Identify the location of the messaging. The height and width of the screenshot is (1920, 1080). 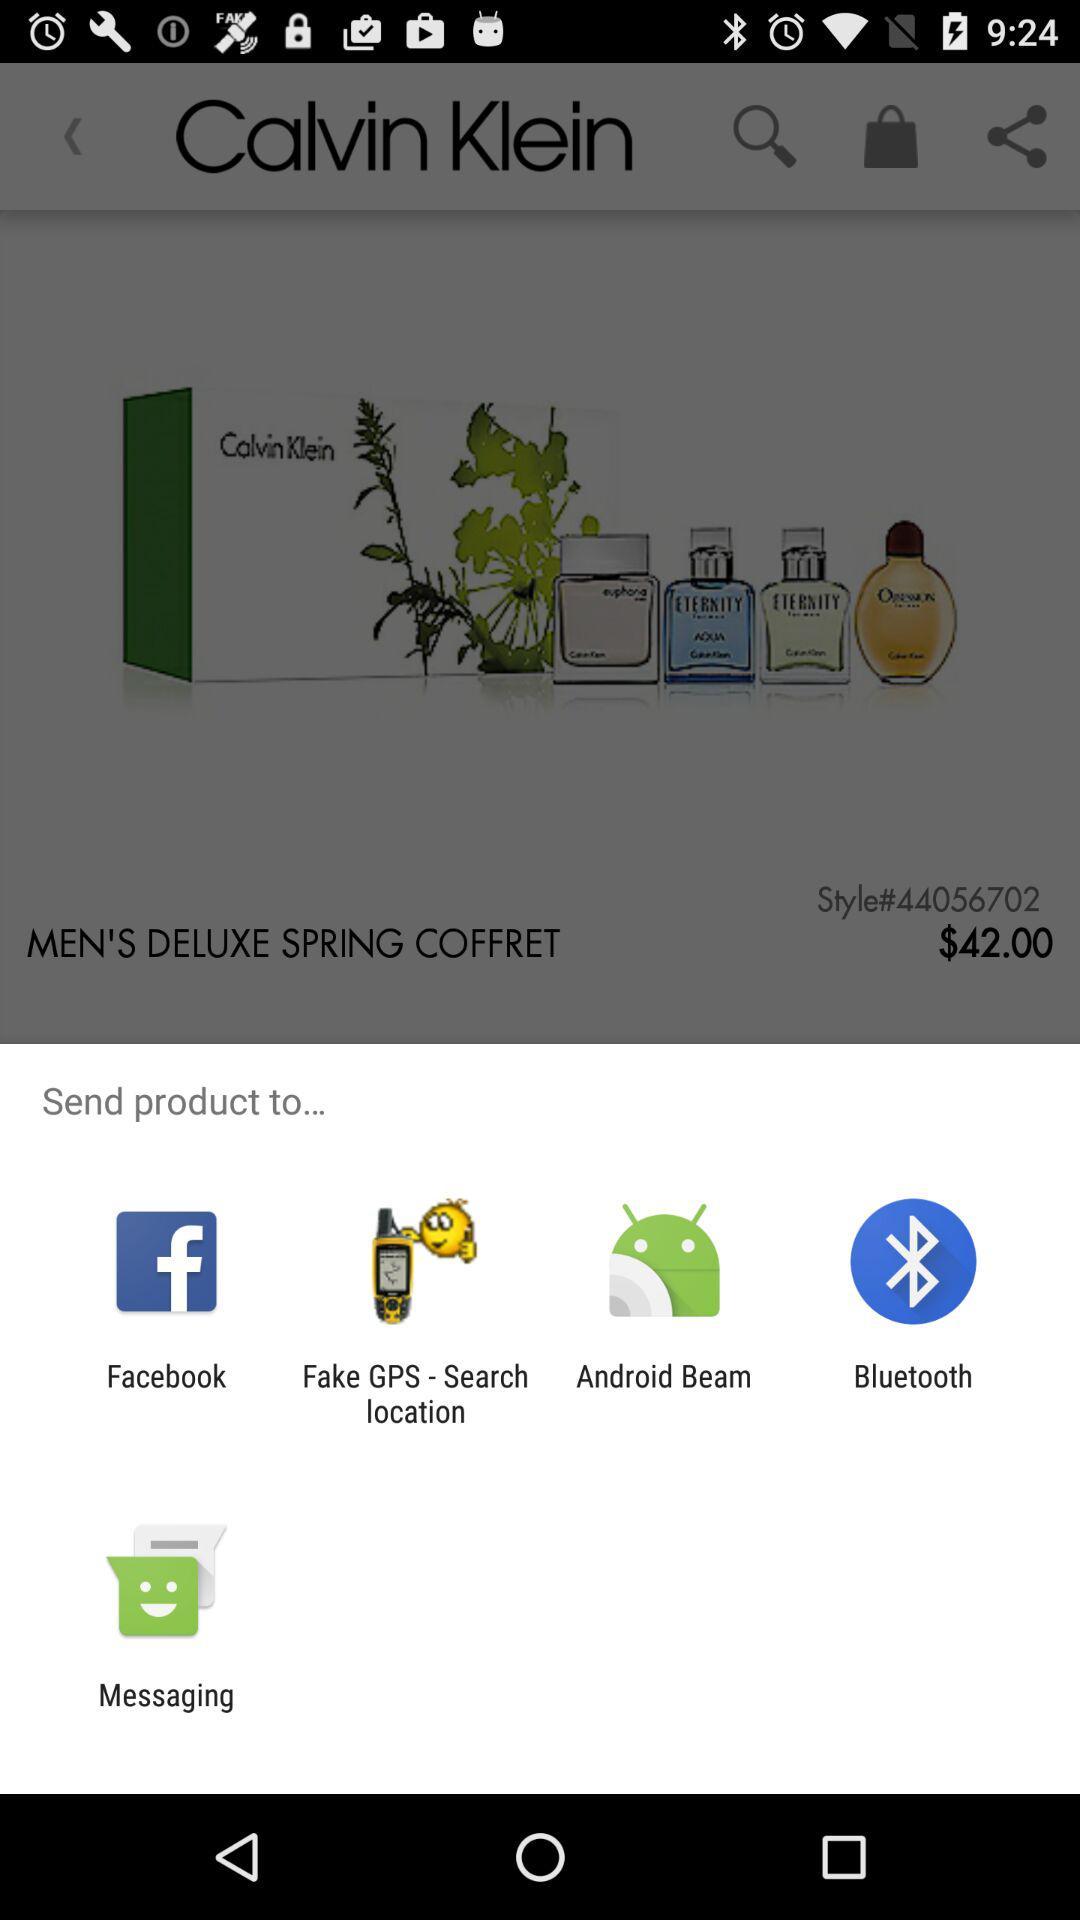
(165, 1711).